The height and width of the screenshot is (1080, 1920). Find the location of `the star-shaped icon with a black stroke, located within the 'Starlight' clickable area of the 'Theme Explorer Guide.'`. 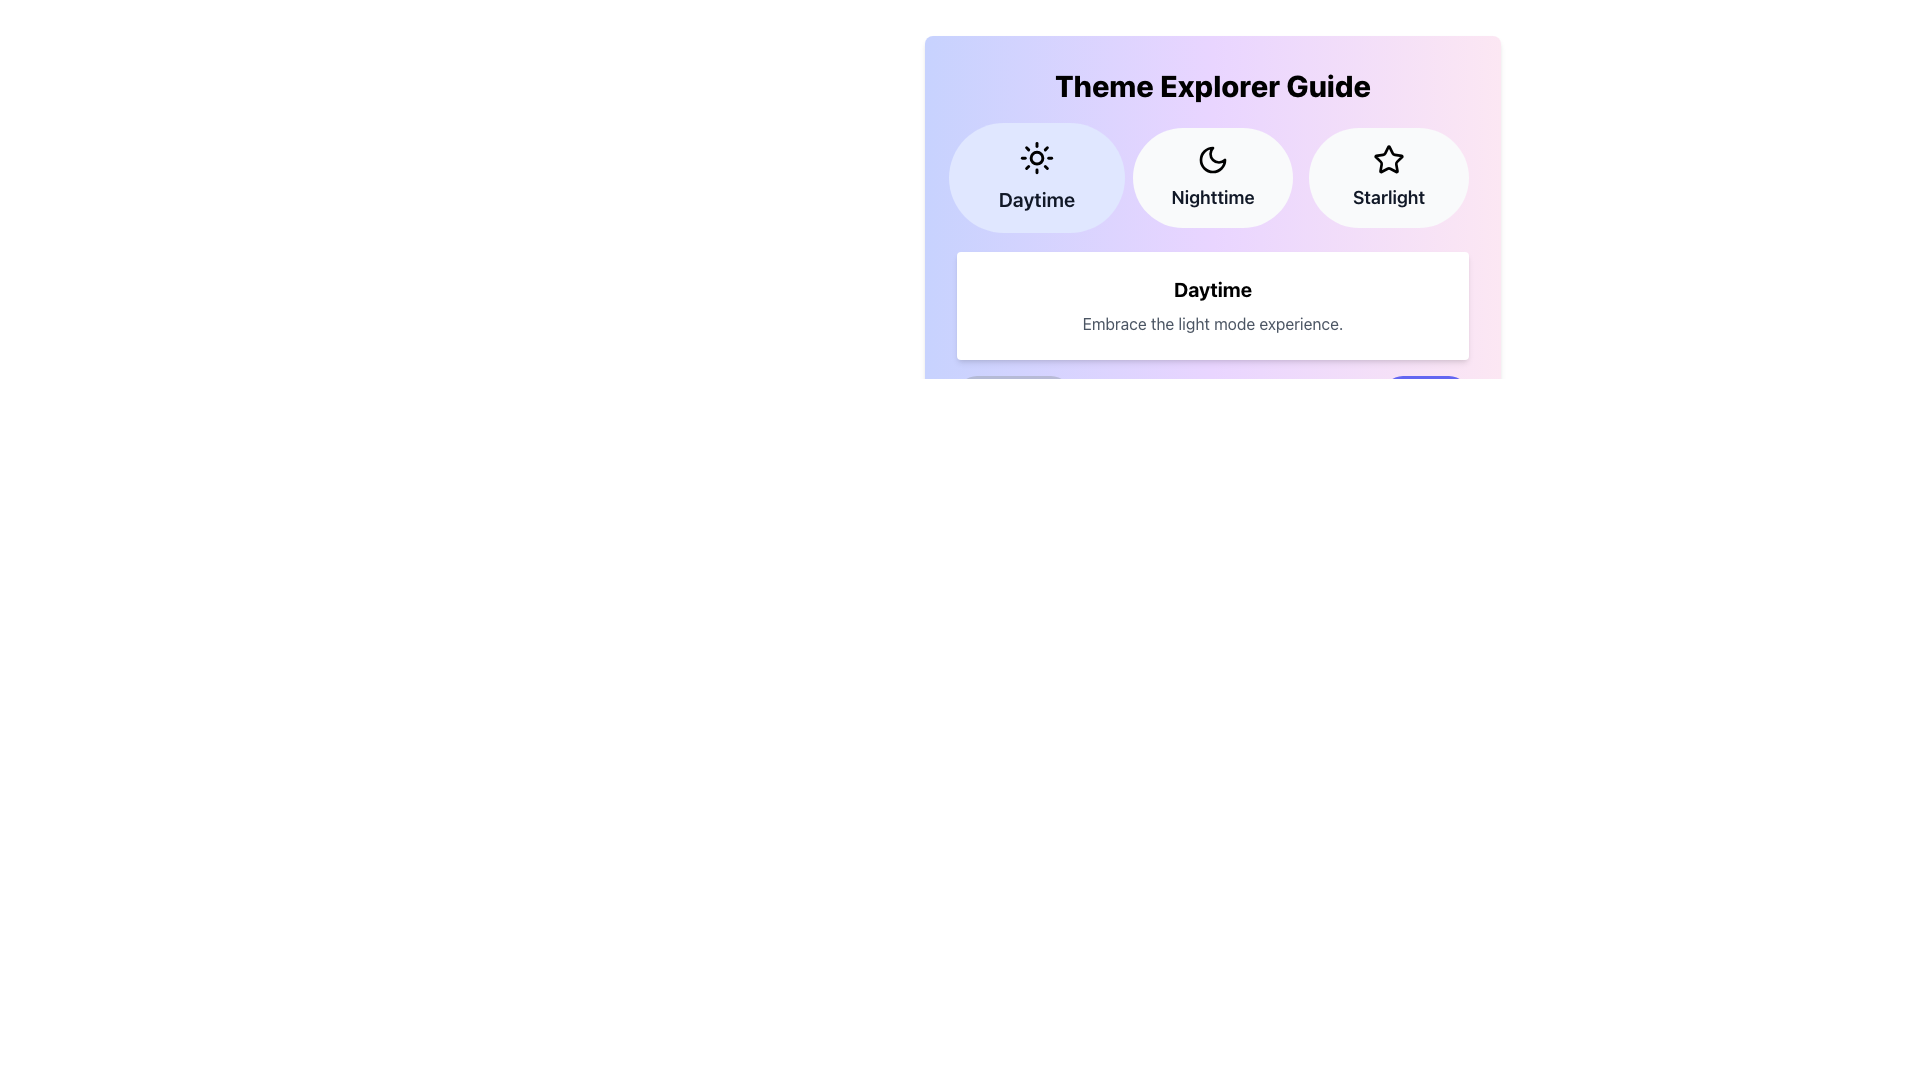

the star-shaped icon with a black stroke, located within the 'Starlight' clickable area of the 'Theme Explorer Guide.' is located at coordinates (1387, 158).